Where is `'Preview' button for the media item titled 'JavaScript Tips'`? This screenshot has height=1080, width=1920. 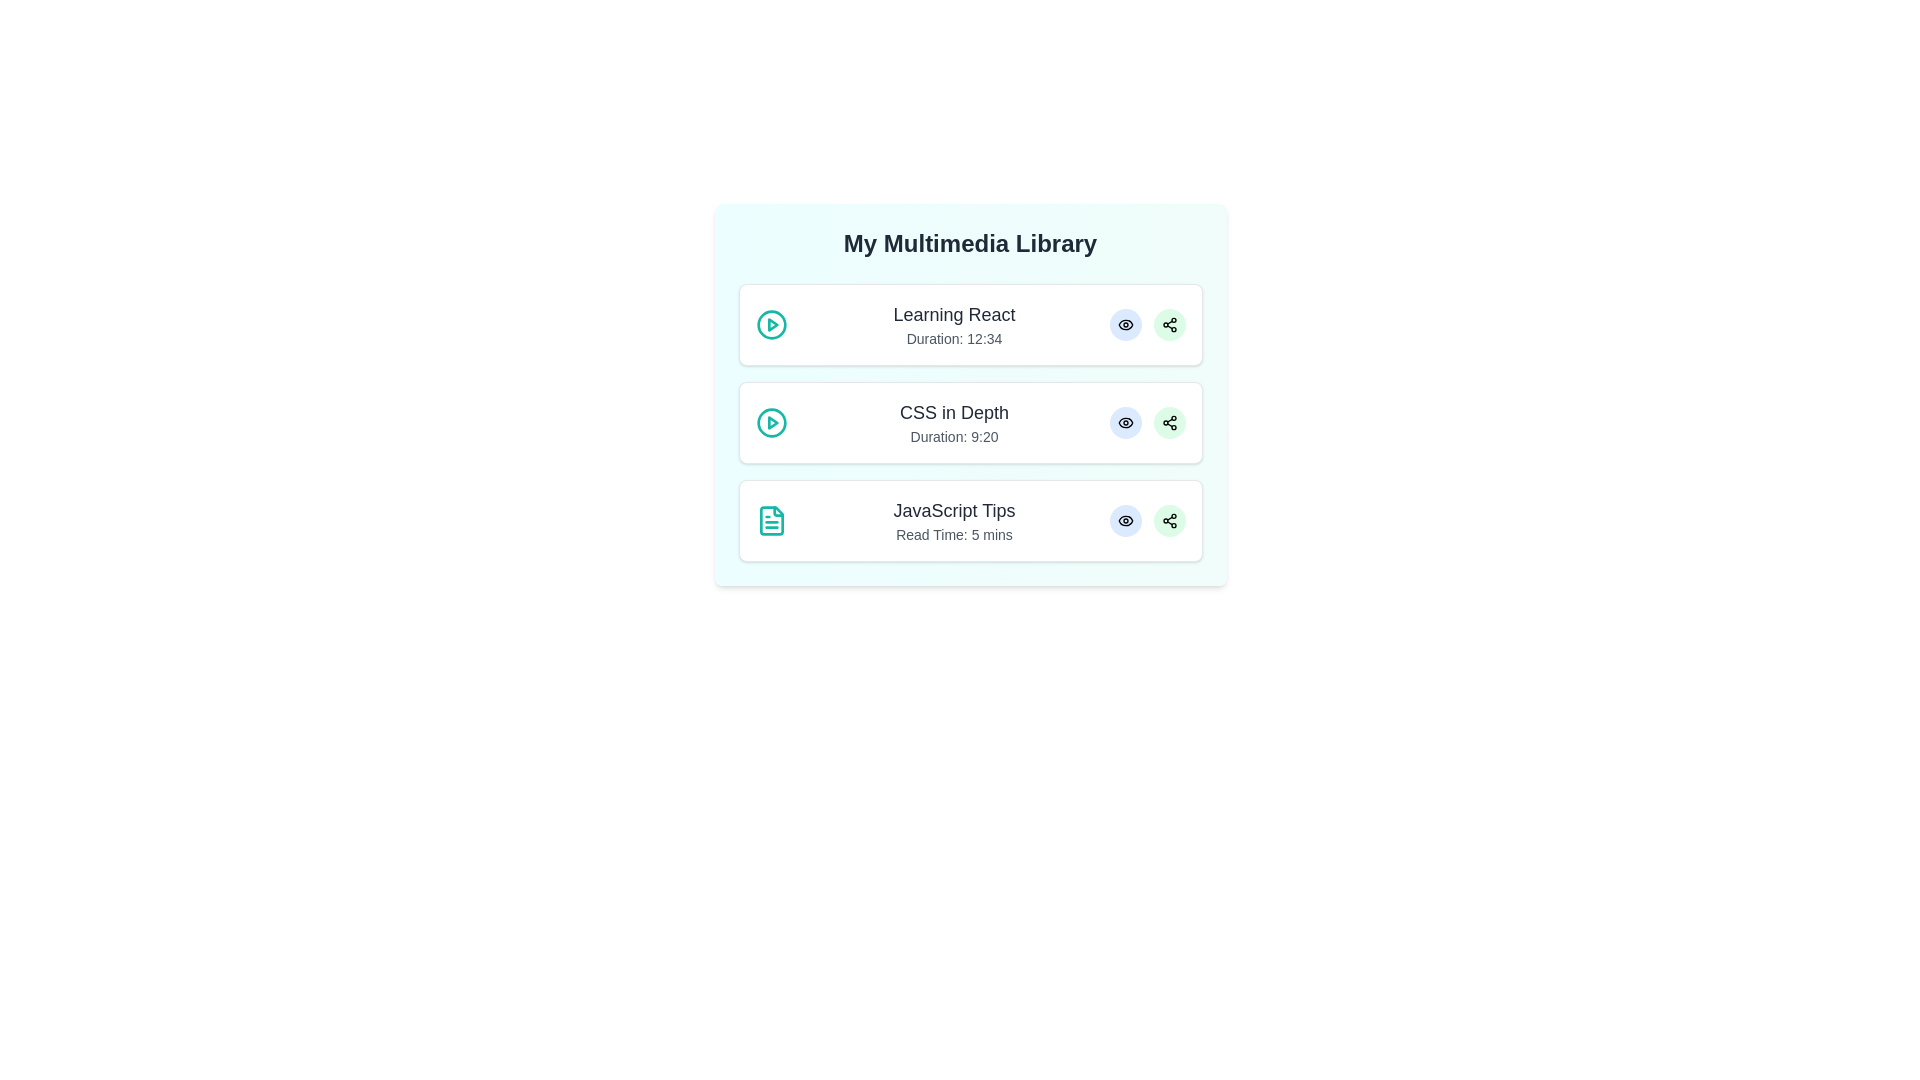
'Preview' button for the media item titled 'JavaScript Tips' is located at coordinates (1125, 519).